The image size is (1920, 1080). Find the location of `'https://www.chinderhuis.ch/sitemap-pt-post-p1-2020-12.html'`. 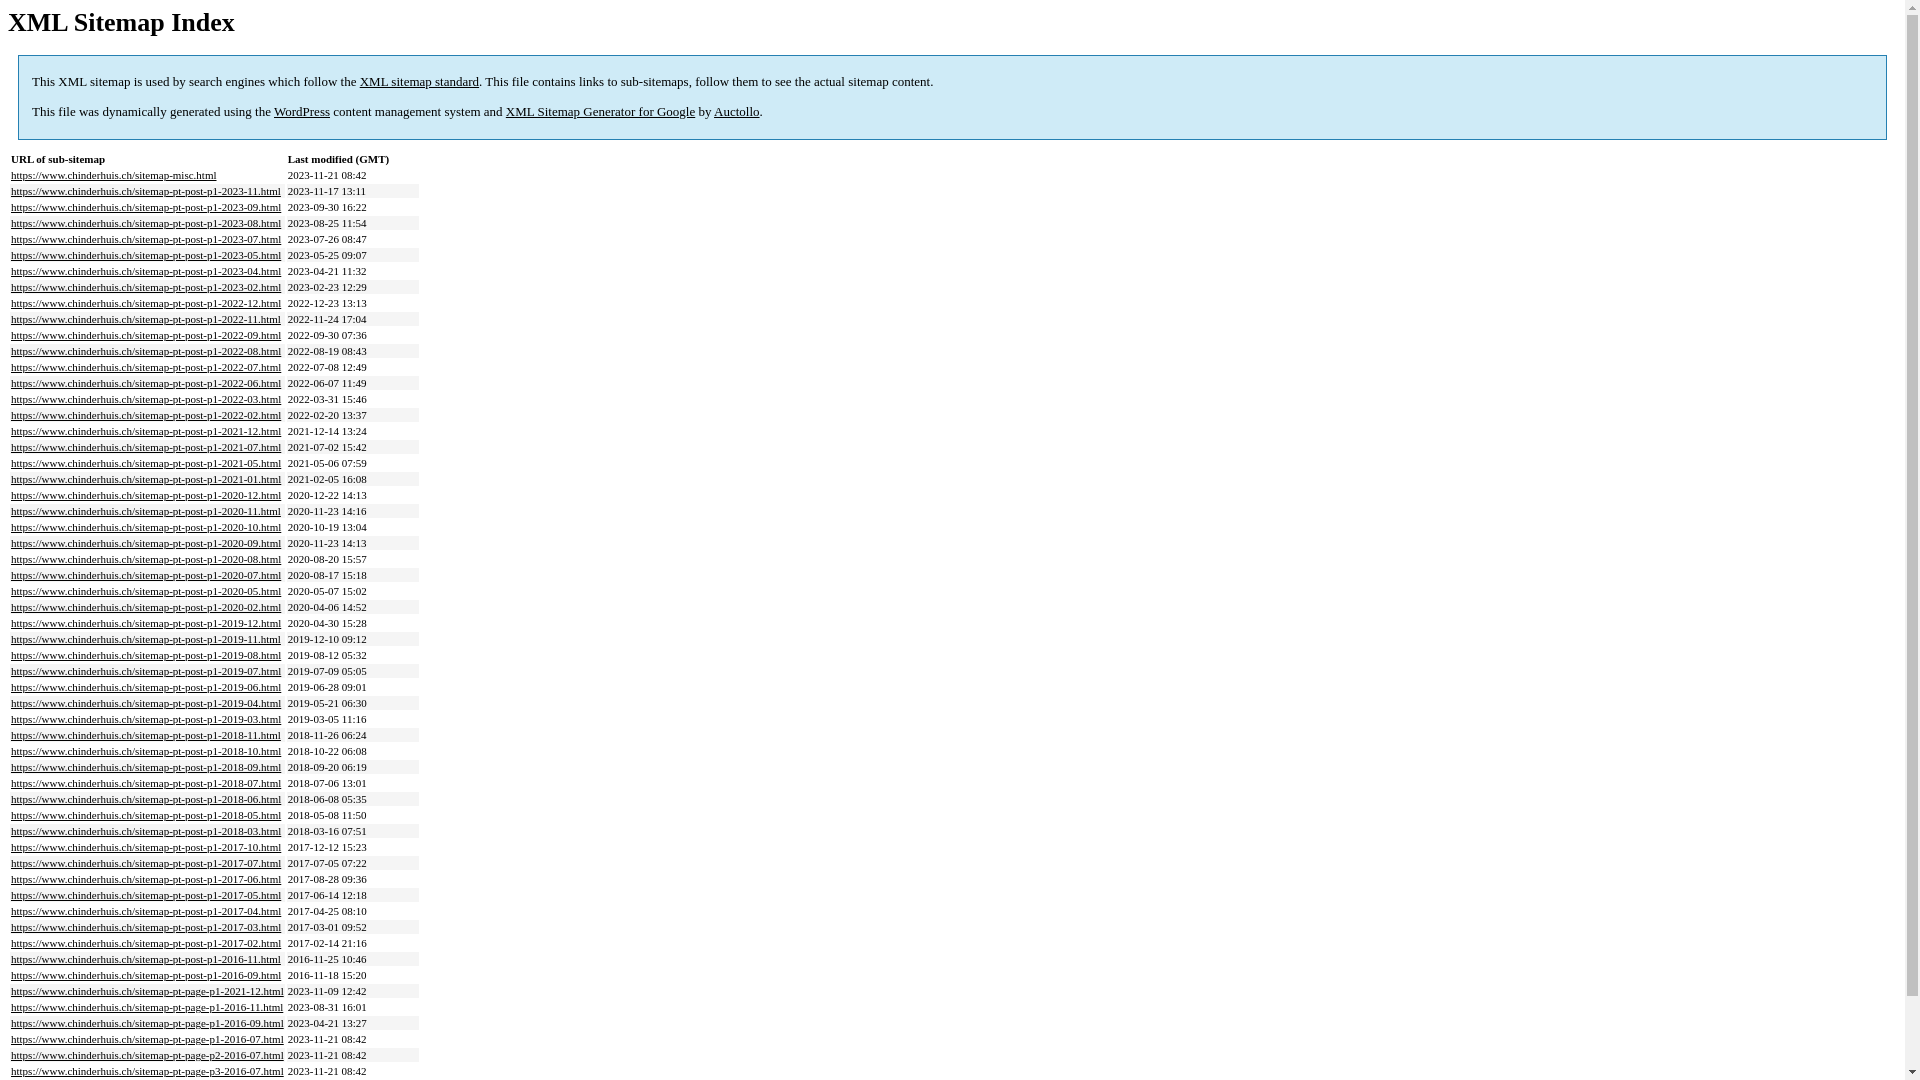

'https://www.chinderhuis.ch/sitemap-pt-post-p1-2020-12.html' is located at coordinates (144, 494).